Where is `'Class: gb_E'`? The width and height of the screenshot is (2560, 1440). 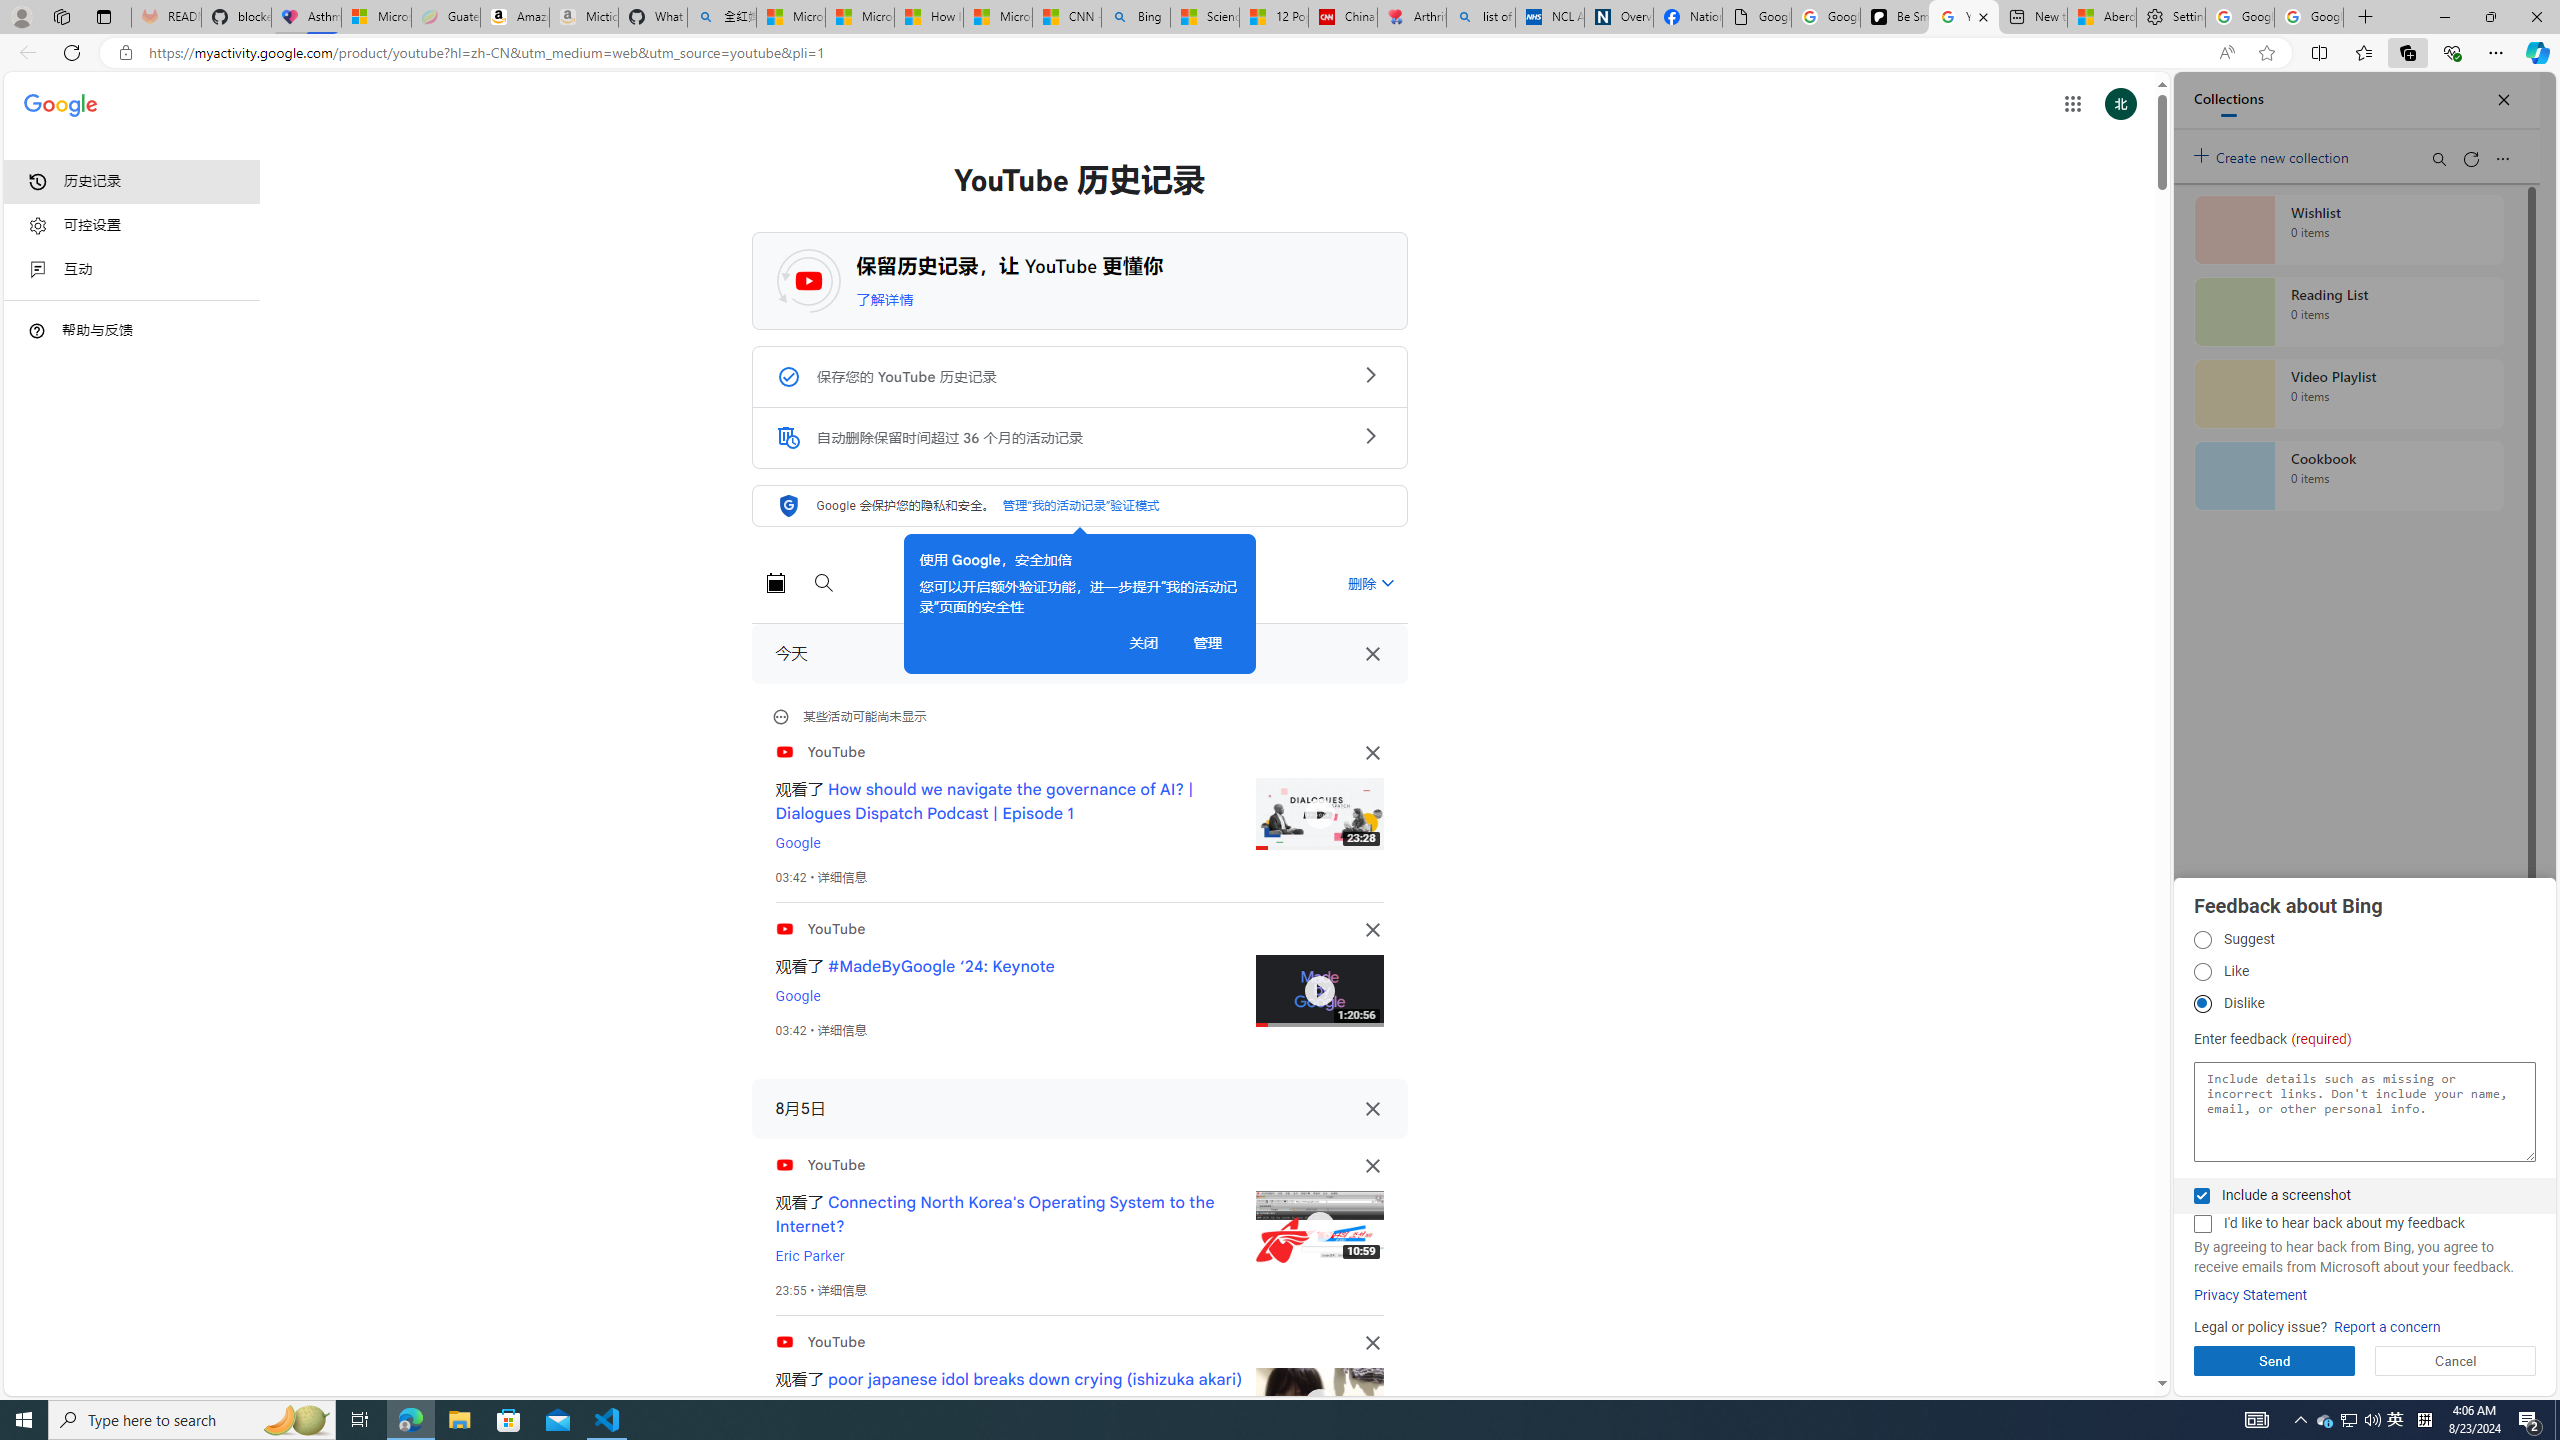
'Class: gb_E' is located at coordinates (2071, 103).